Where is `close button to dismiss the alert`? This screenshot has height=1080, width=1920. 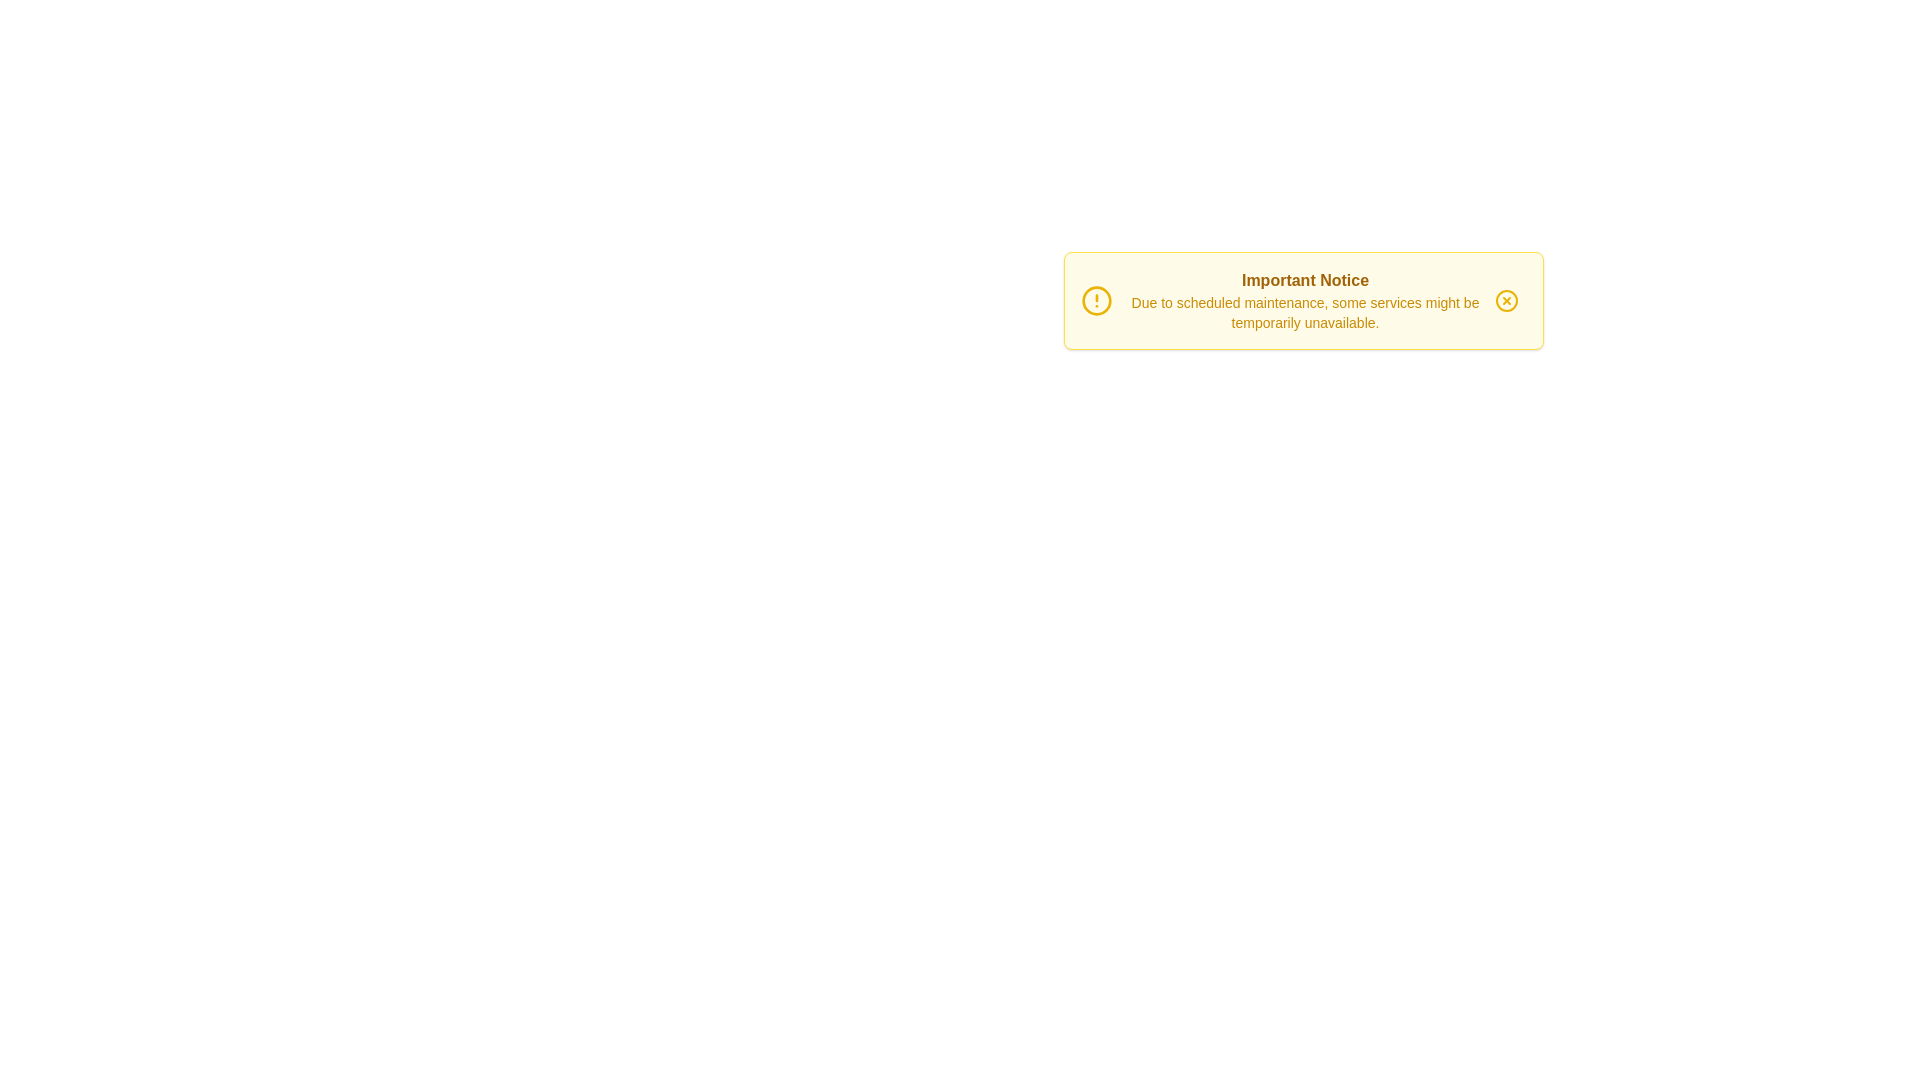
close button to dismiss the alert is located at coordinates (1506, 300).